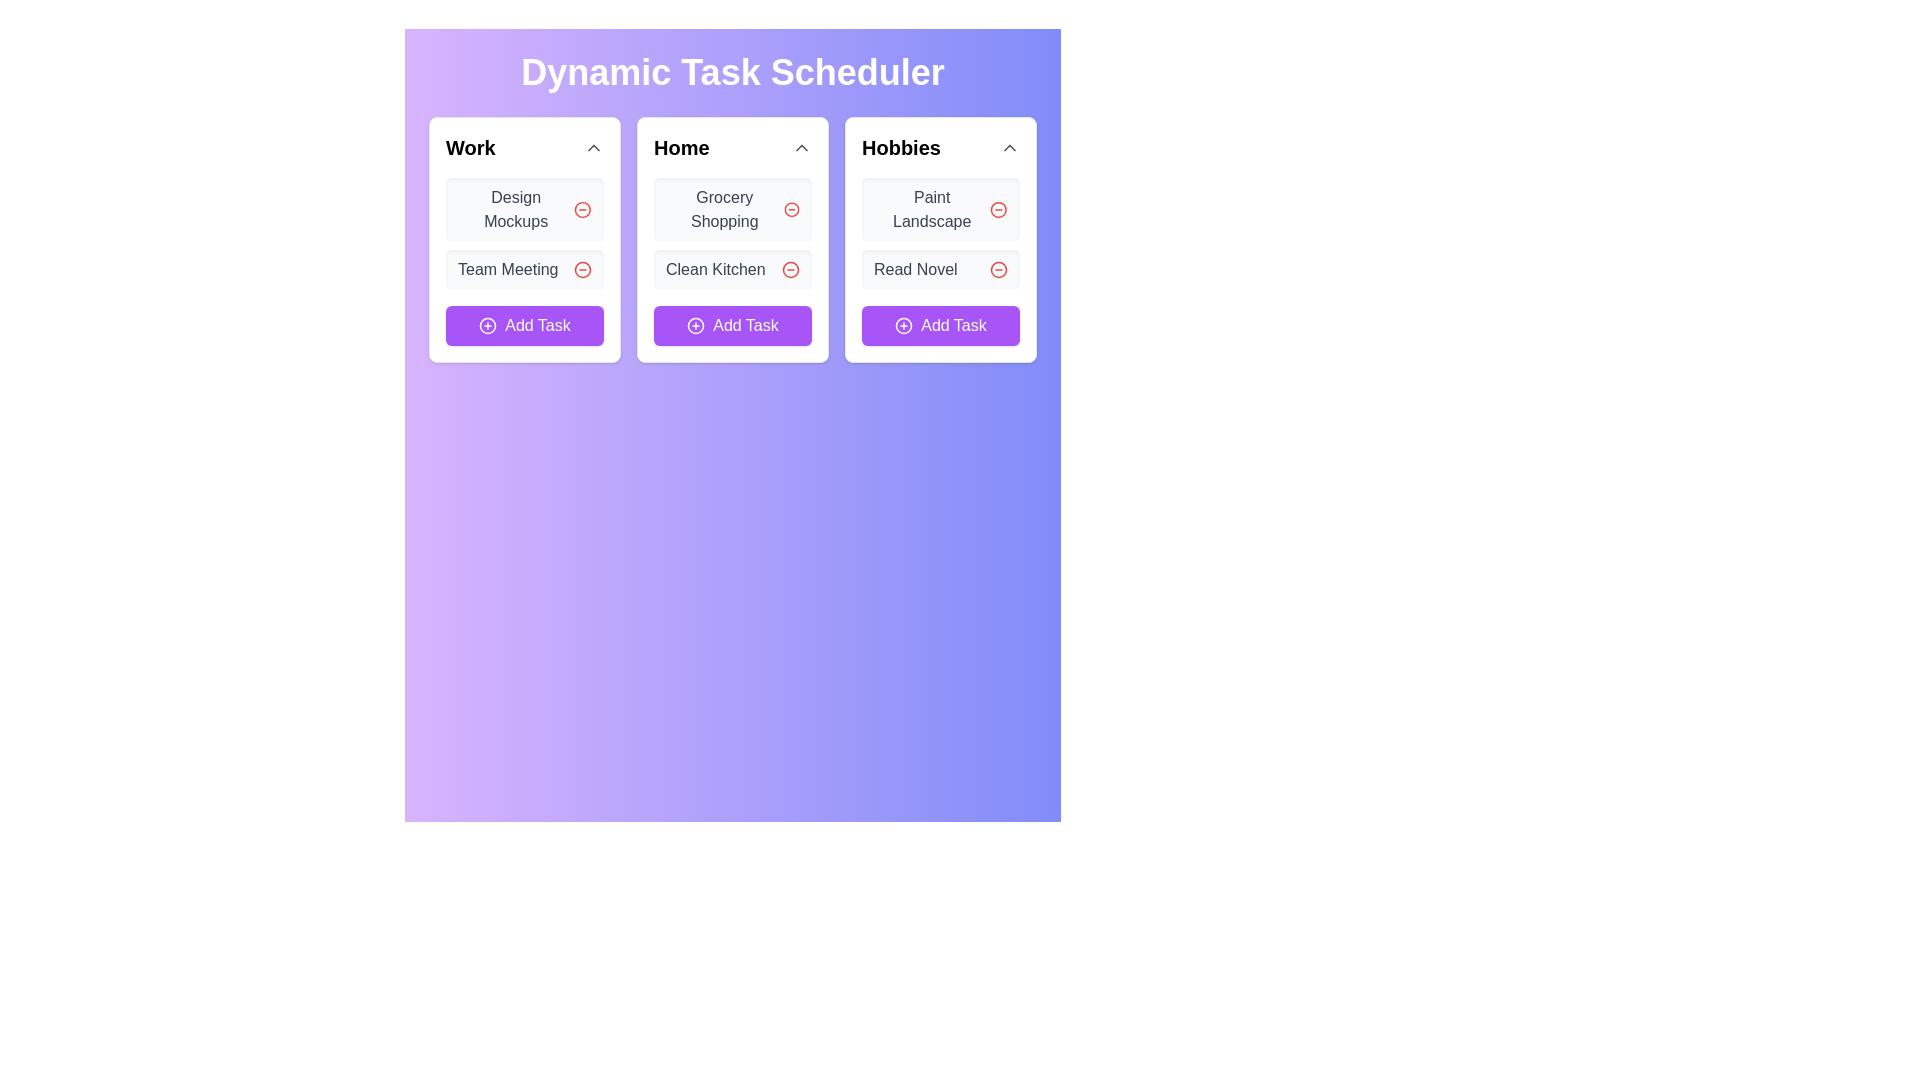  What do you see at coordinates (939, 270) in the screenshot?
I see `task name 'Read Novel' from the task item located in the 'Hobbies' section, which has a delete button represented by a minus icon on the right` at bounding box center [939, 270].